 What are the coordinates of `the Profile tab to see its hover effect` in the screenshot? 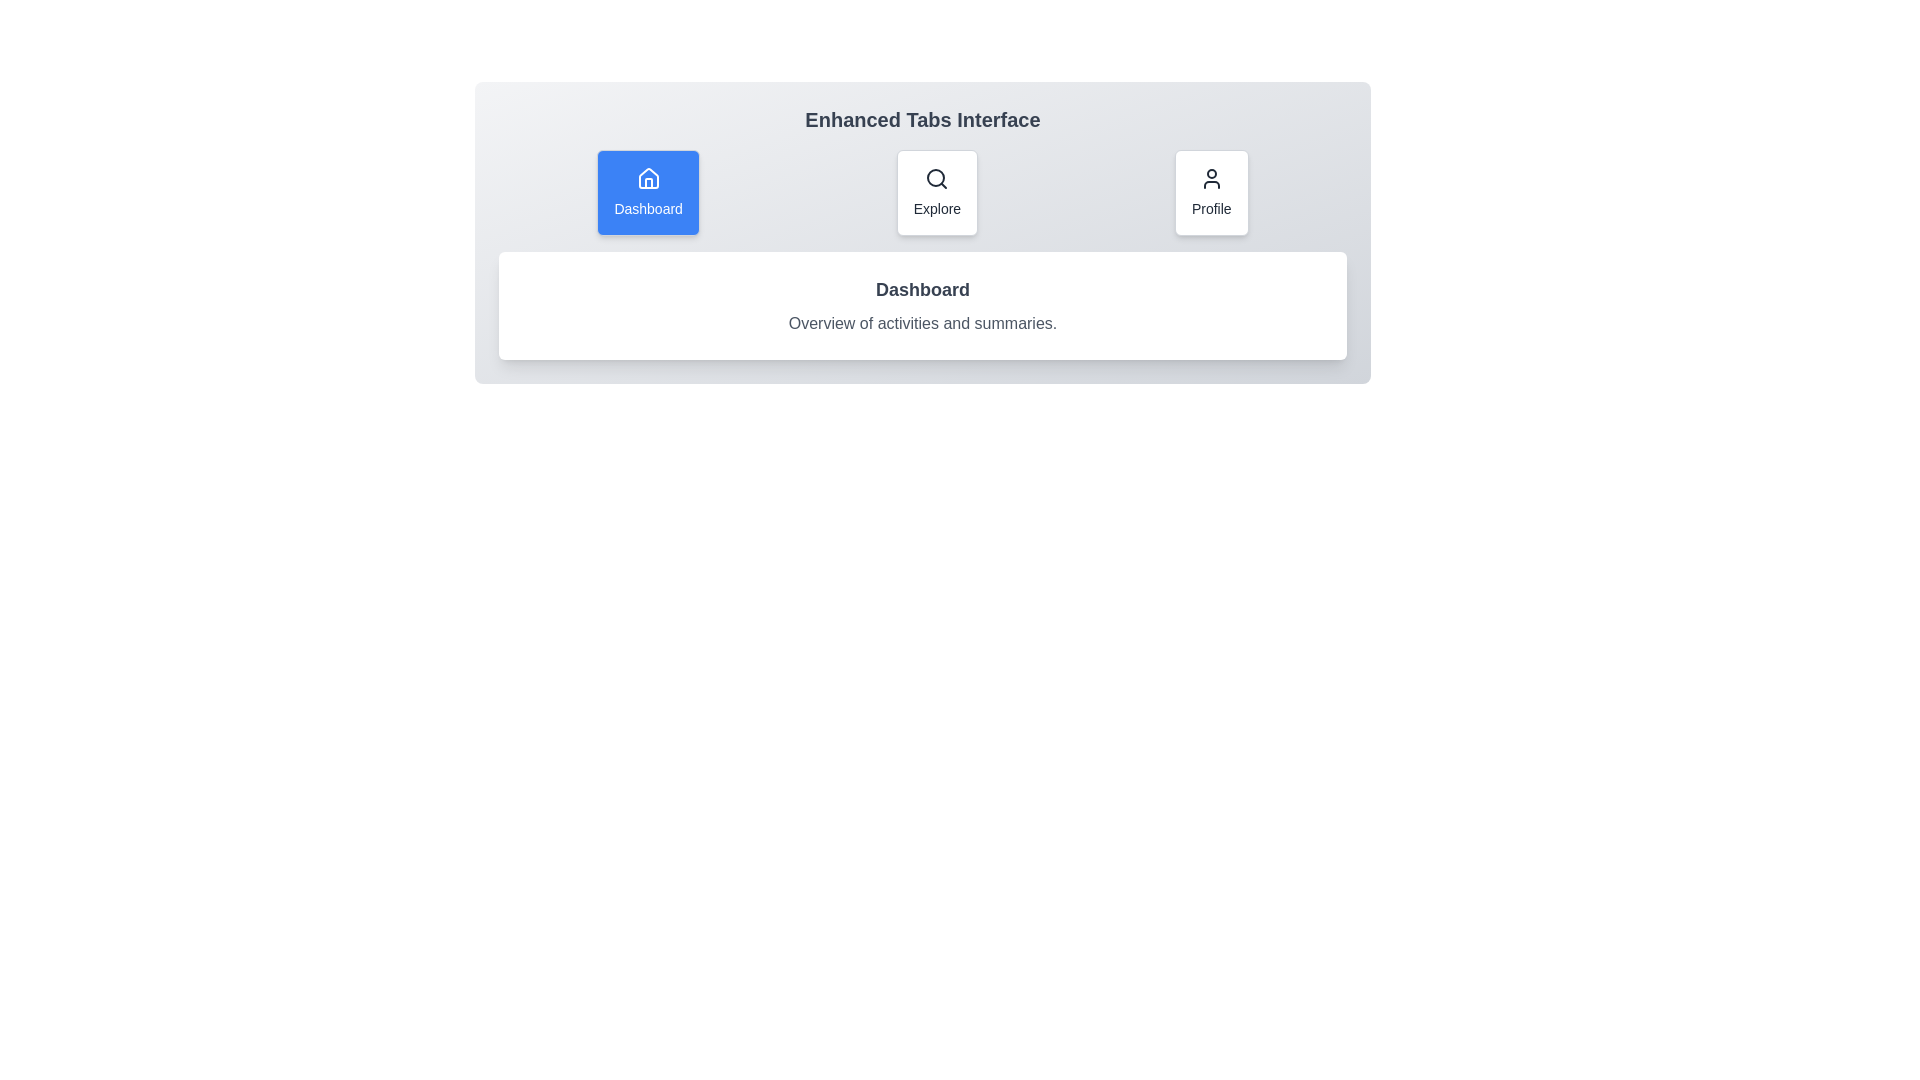 It's located at (1210, 192).